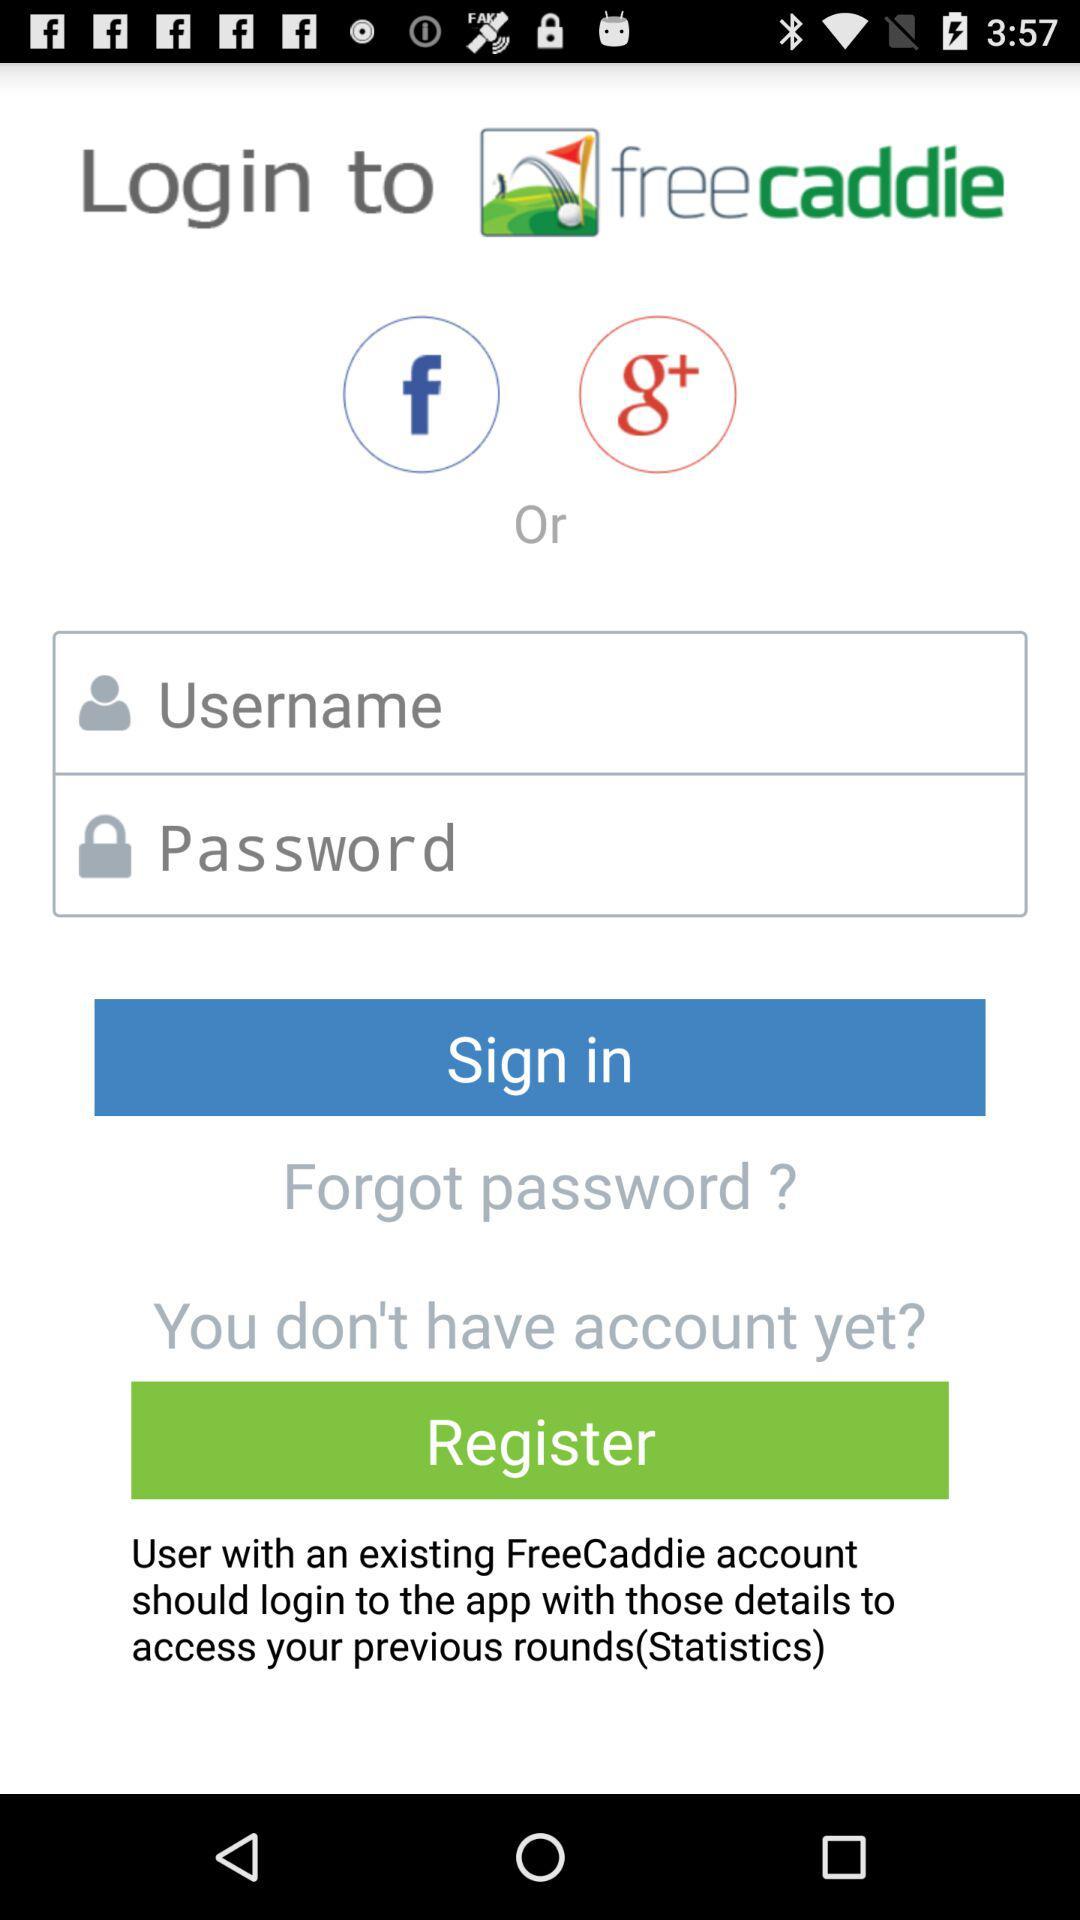 The image size is (1080, 1920). I want to click on the facebook icon, so click(420, 421).